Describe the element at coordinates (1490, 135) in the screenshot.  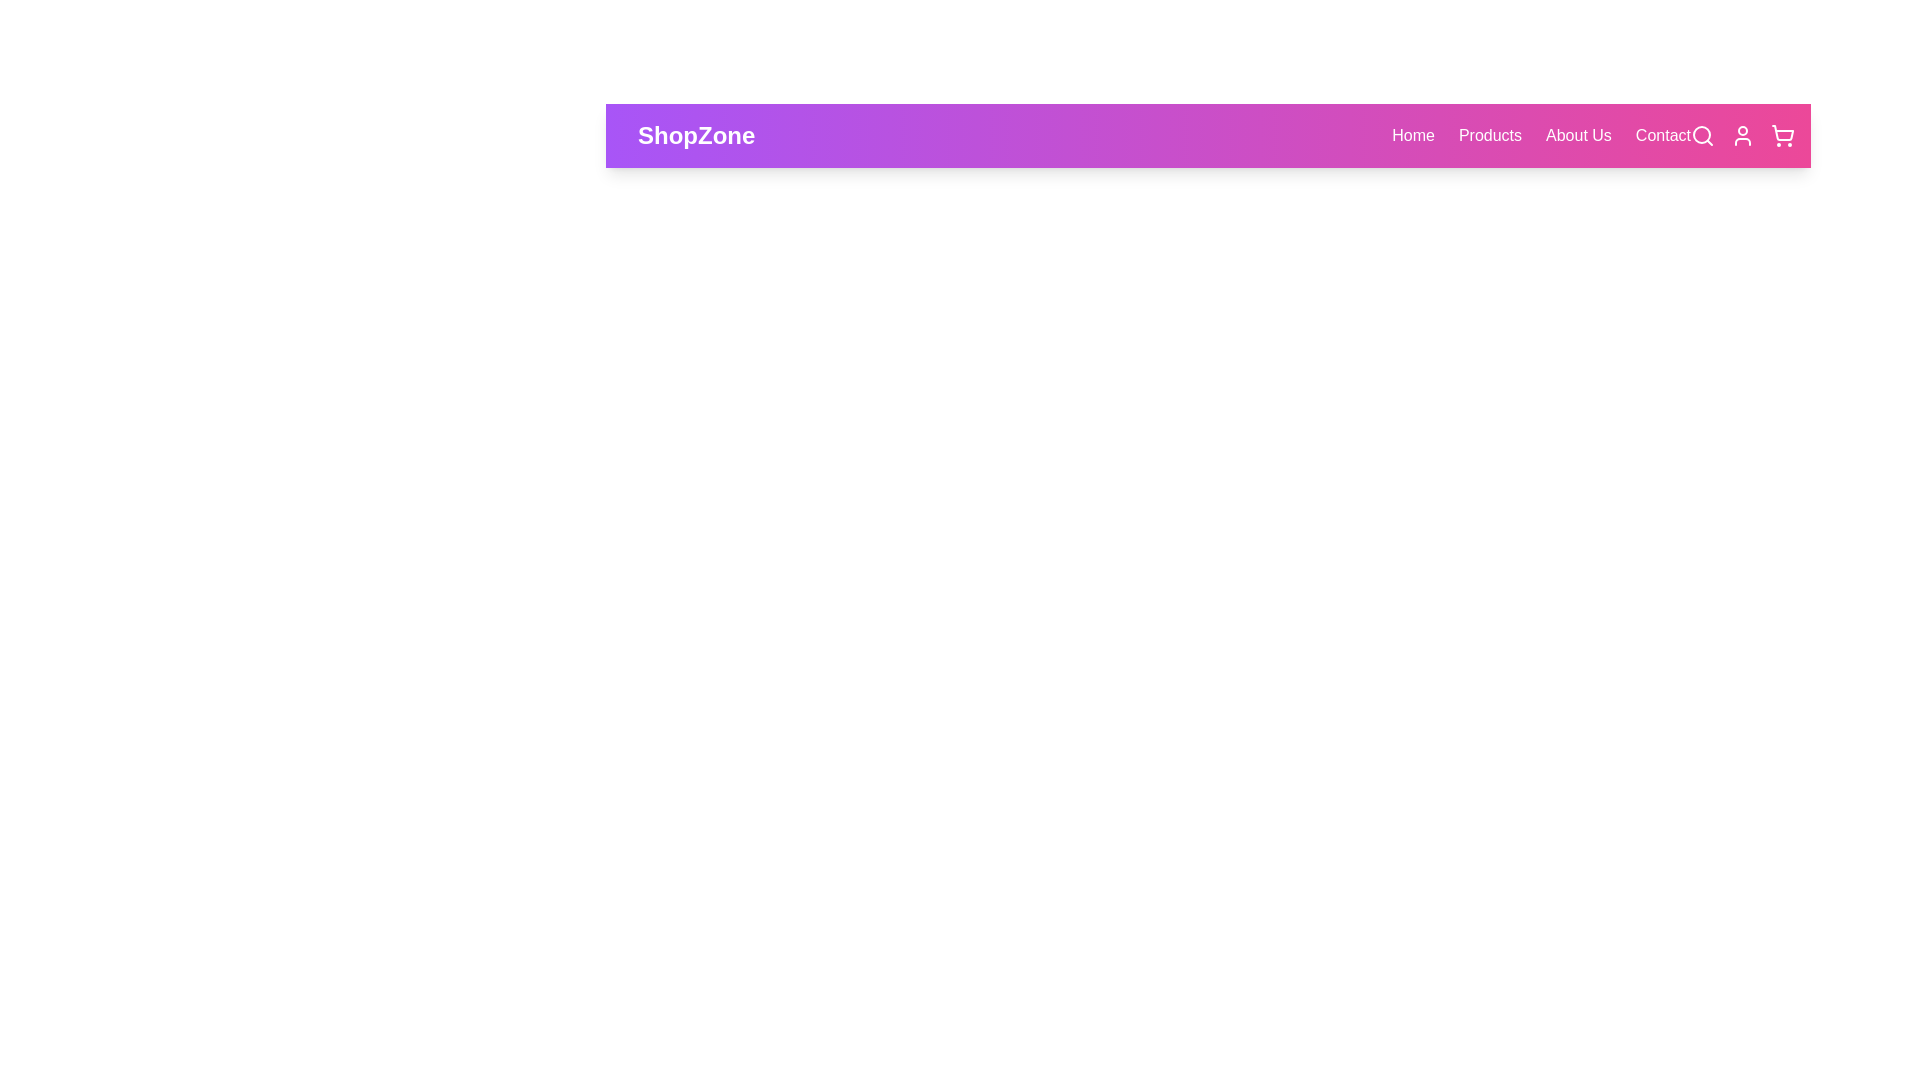
I see `the Products link in the navigation bar to navigate to the respective section` at that location.